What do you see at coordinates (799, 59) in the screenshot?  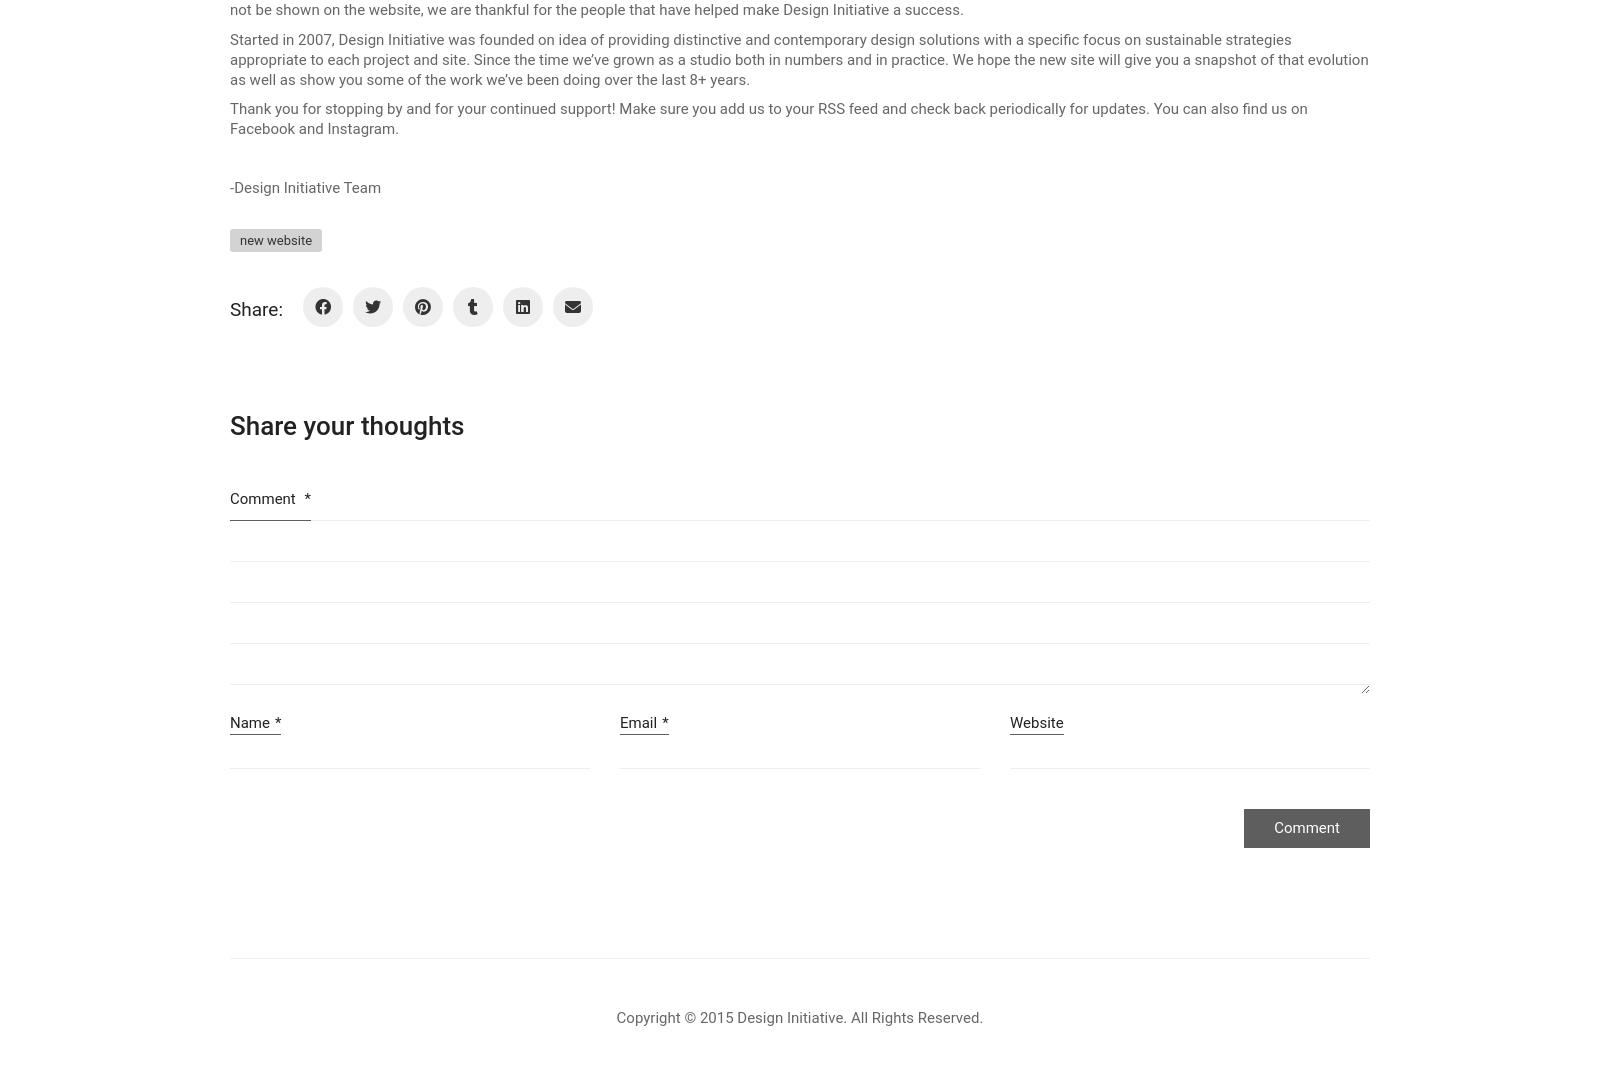 I see `'CONTACT'` at bounding box center [799, 59].